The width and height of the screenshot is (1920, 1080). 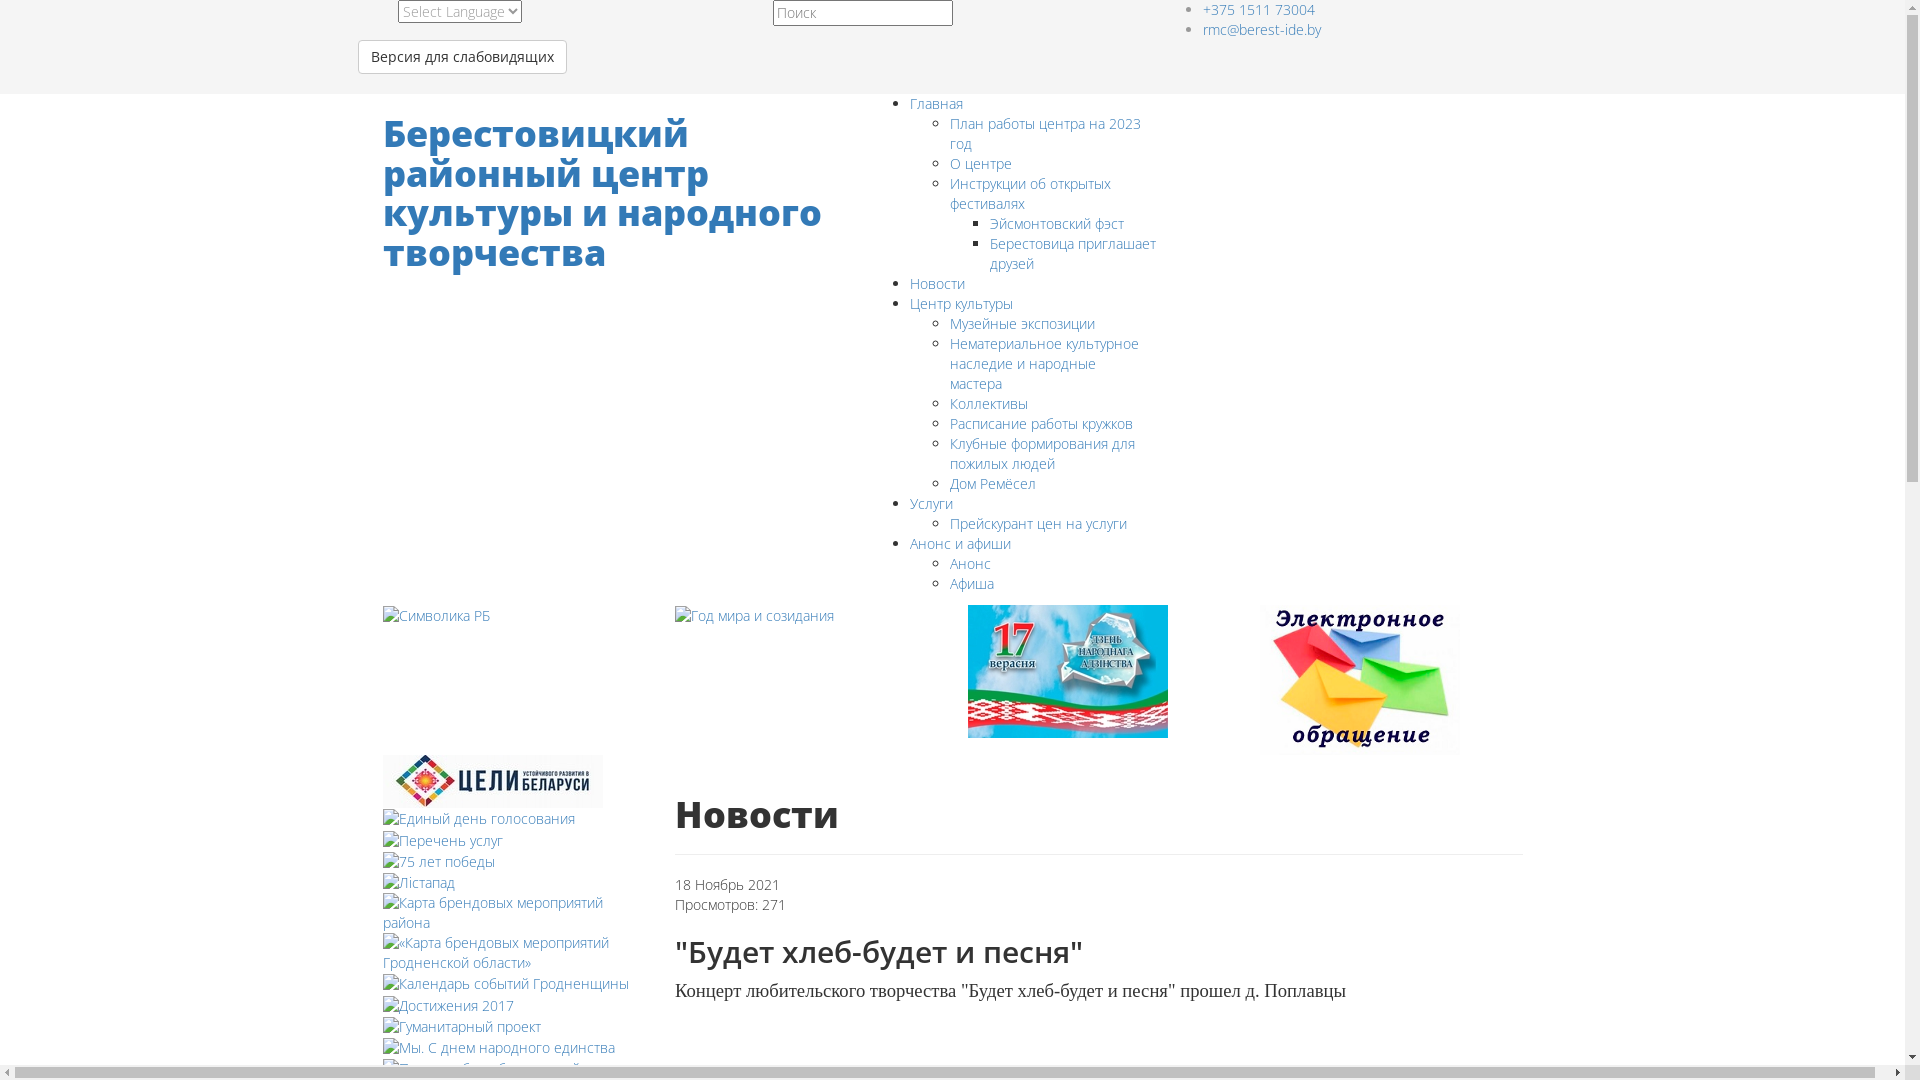 I want to click on '+375 1511 73004', so click(x=1256, y=9).